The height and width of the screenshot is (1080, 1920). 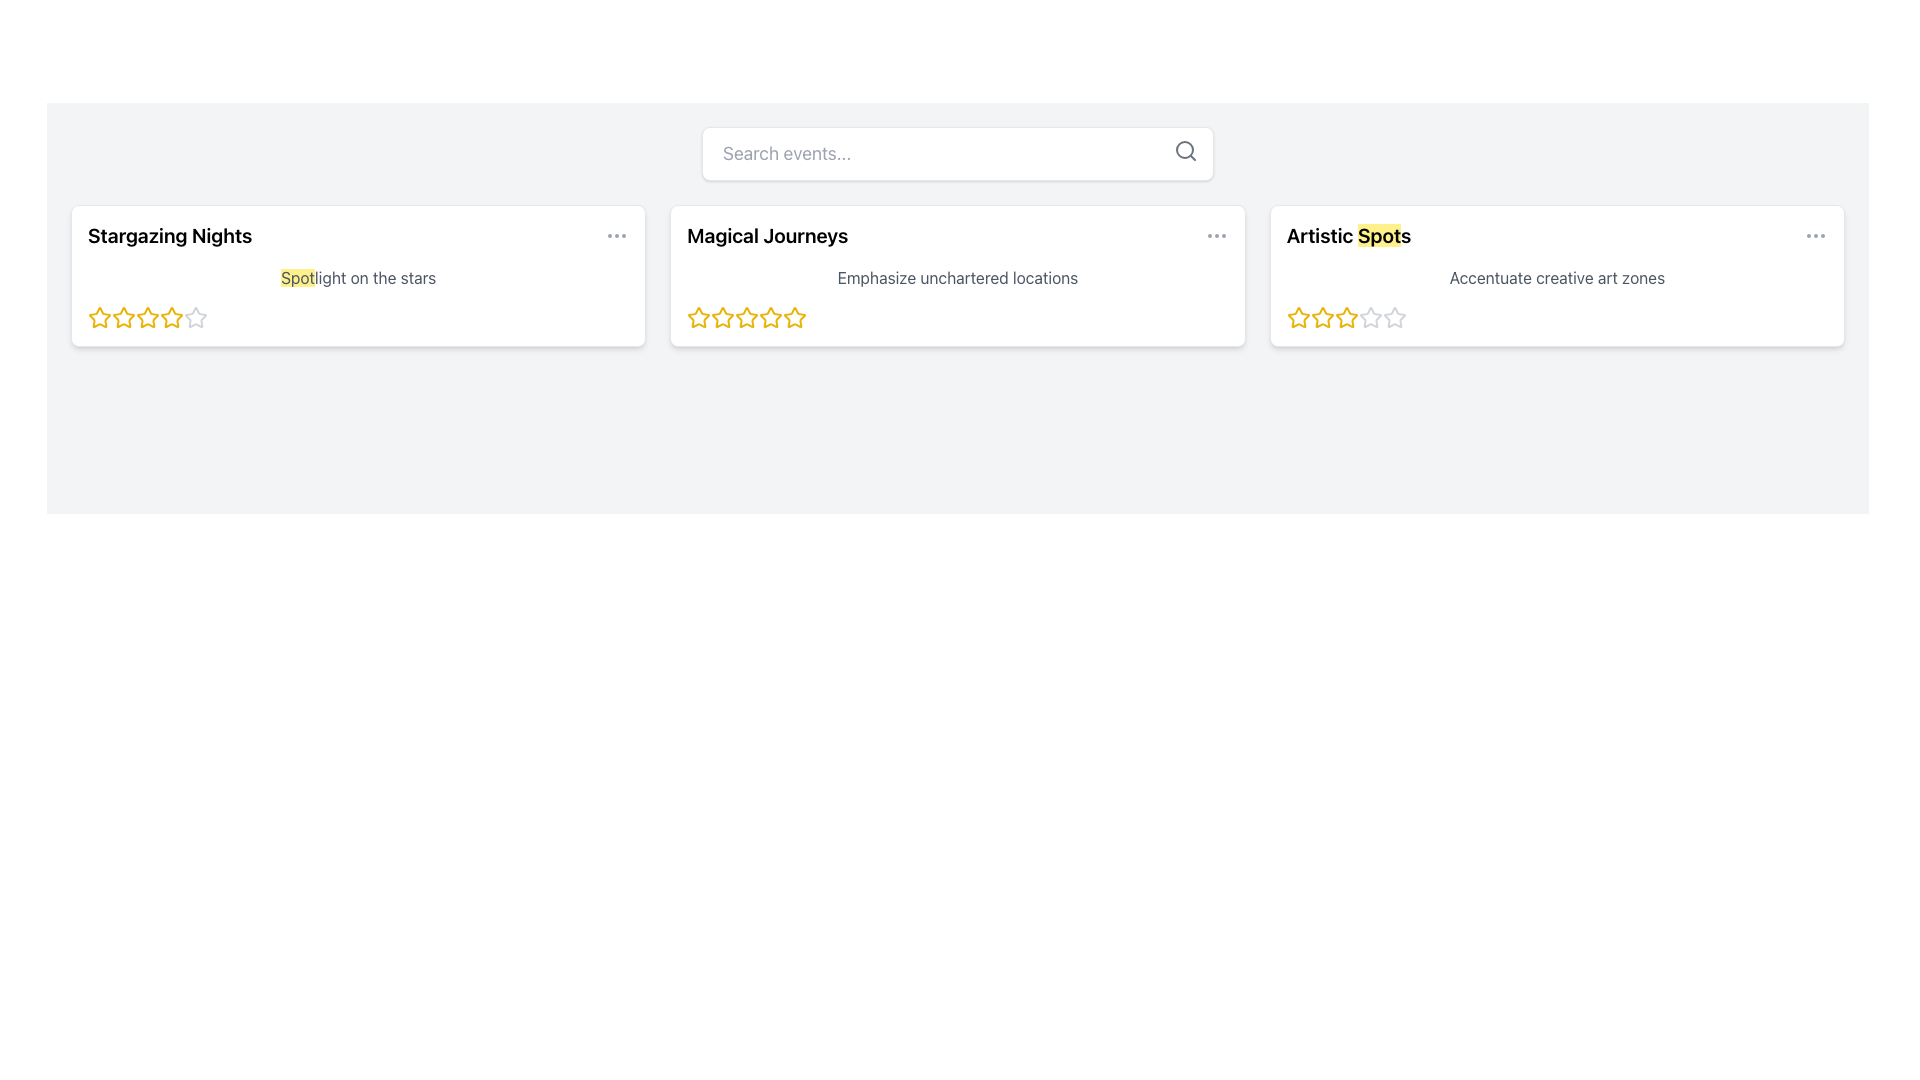 What do you see at coordinates (172, 316) in the screenshot?
I see `the fifth star-shaped rating icon with a yellow outline in the 'Stargazing Nights' section` at bounding box center [172, 316].